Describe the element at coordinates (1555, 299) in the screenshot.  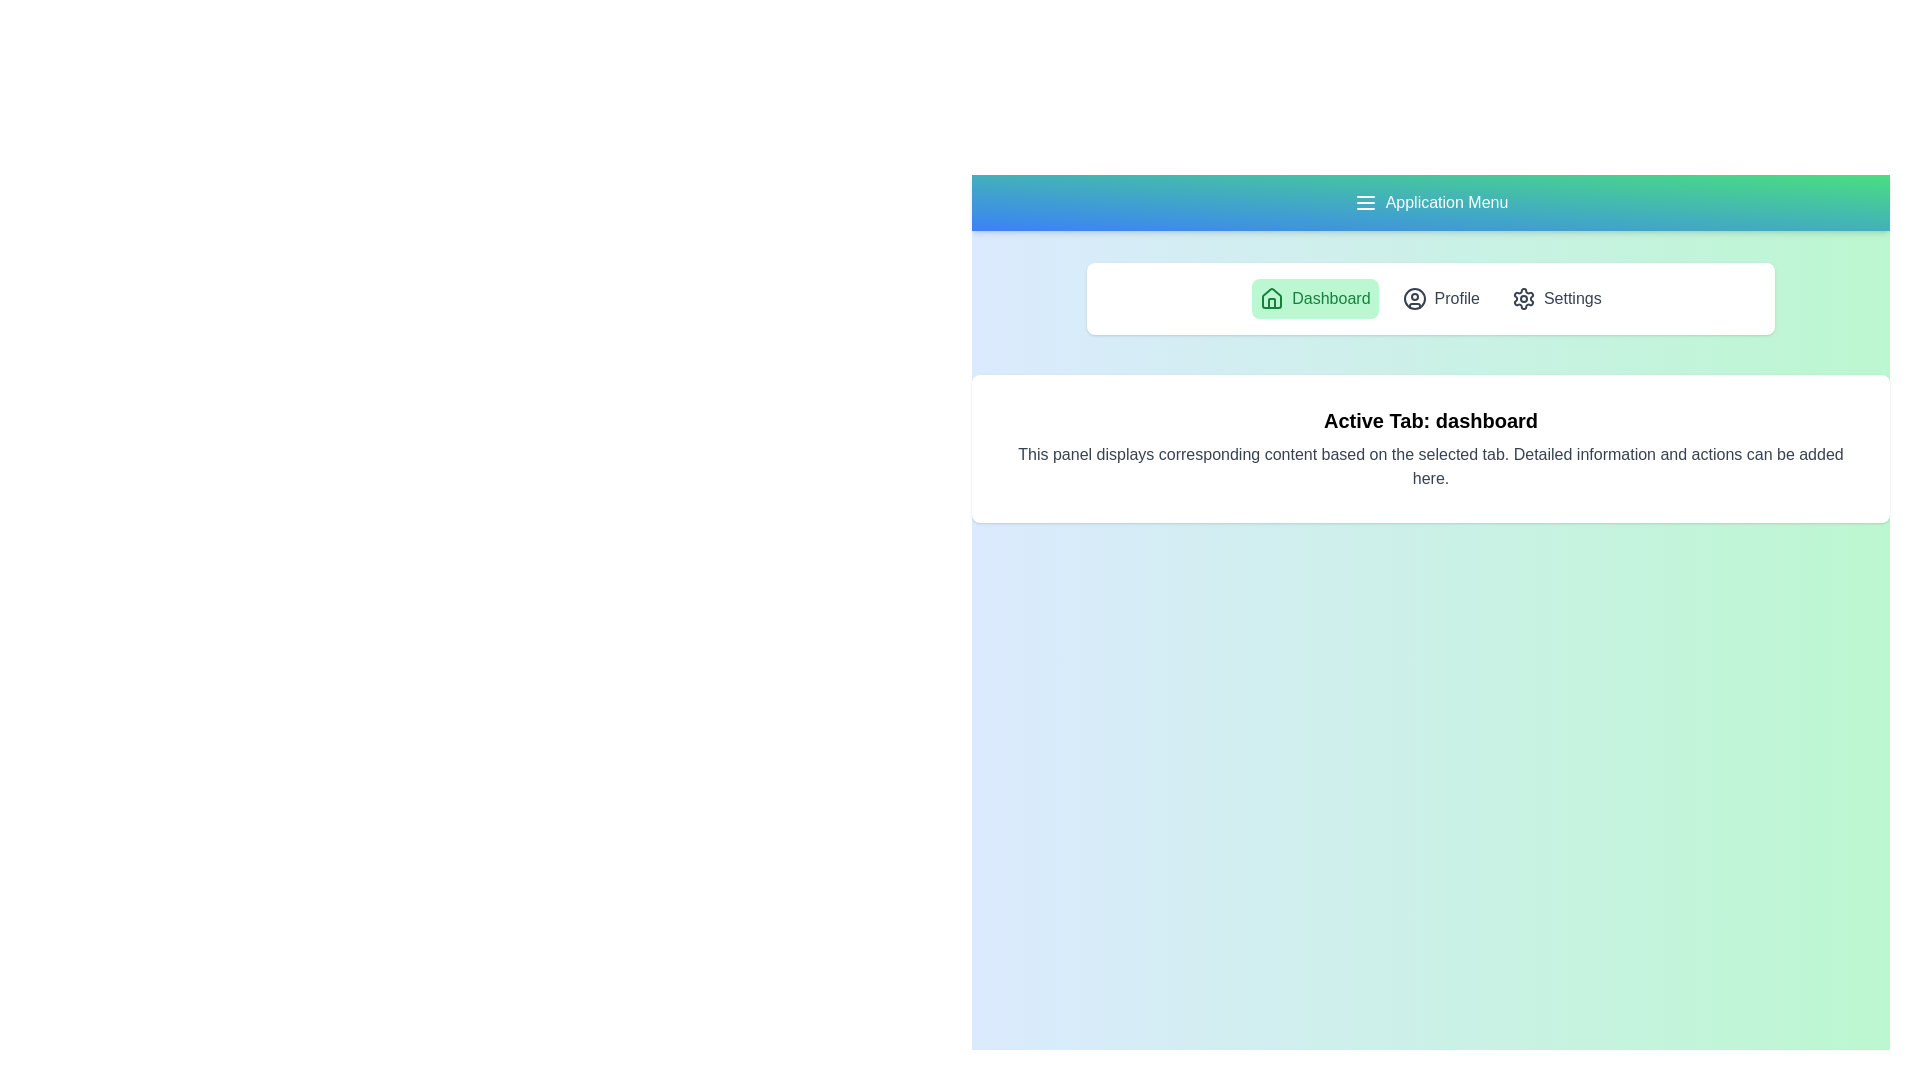
I see `the tab labeled Settings to observe its hover effect` at that location.